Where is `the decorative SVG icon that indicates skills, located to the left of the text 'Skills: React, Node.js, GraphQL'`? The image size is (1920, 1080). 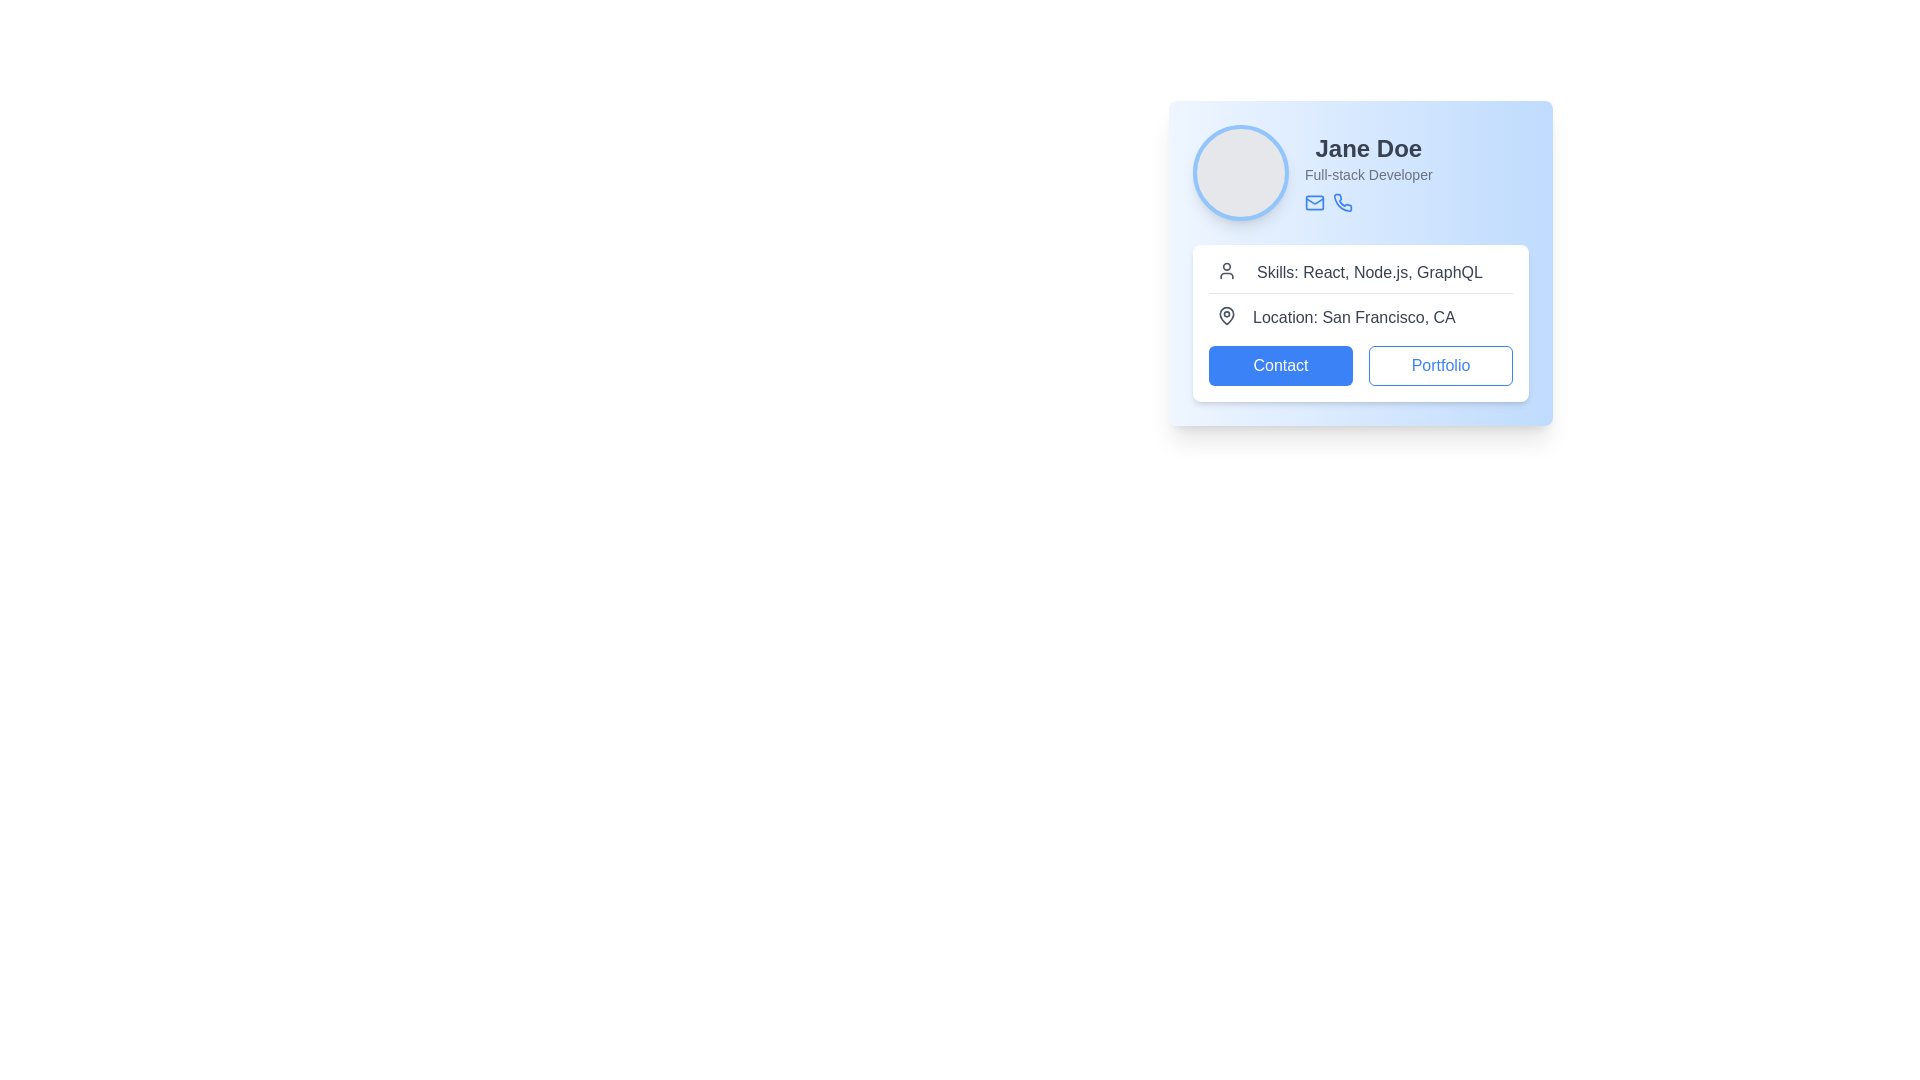
the decorative SVG icon that indicates skills, located to the left of the text 'Skills: React, Node.js, GraphQL' is located at coordinates (1226, 270).